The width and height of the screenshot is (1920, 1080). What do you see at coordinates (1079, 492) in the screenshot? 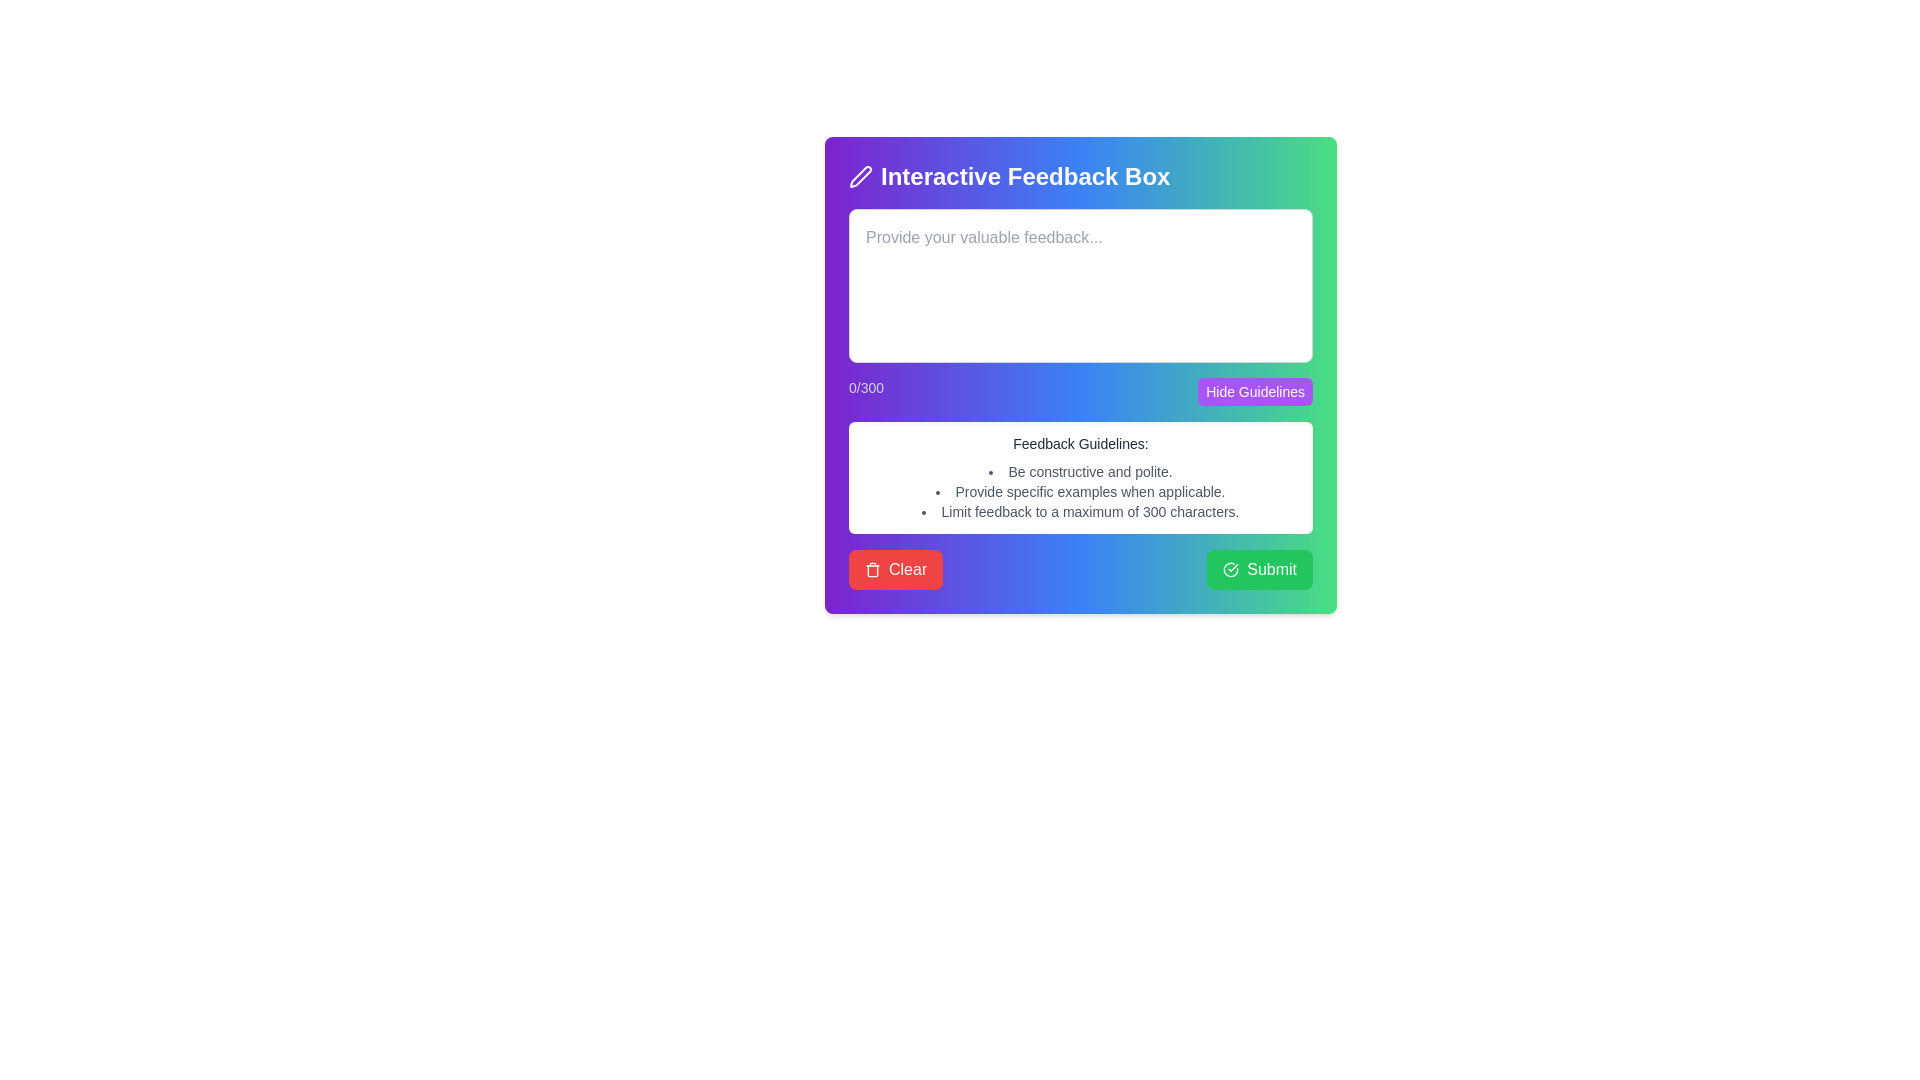
I see `the second list item in the feedback guidelines which advises users to provide specific examples in their feedback` at bounding box center [1079, 492].